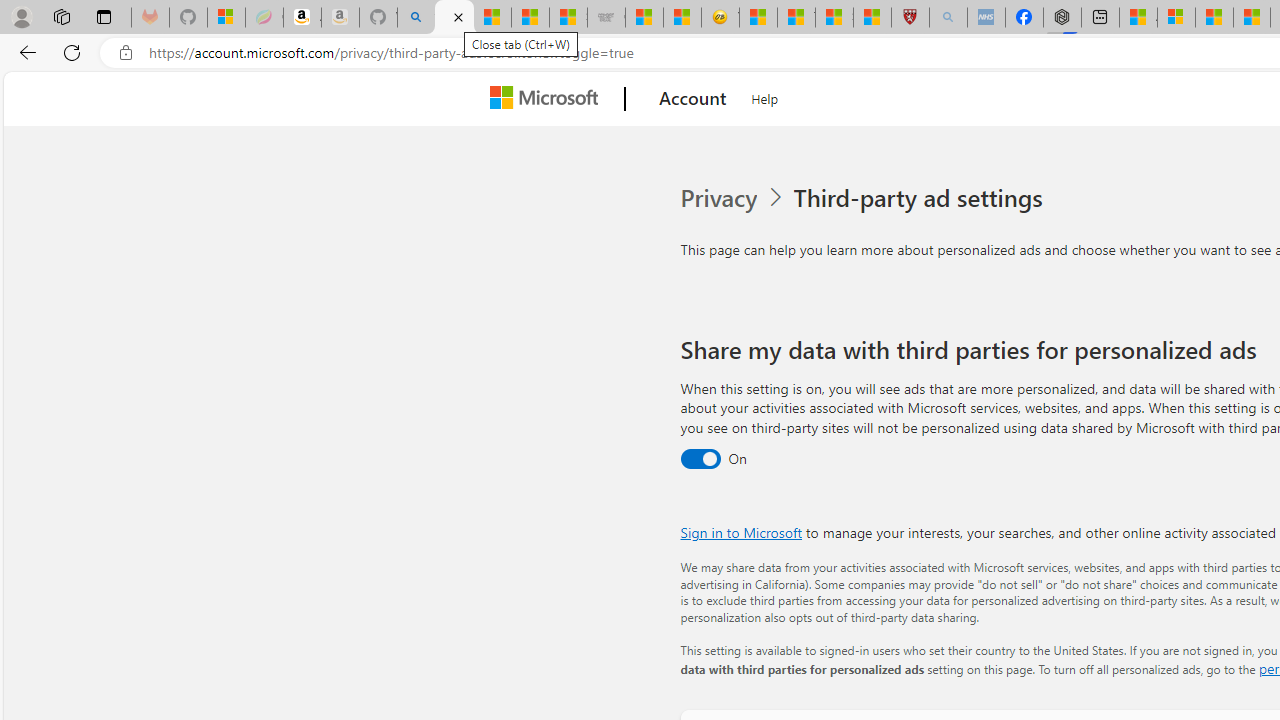  What do you see at coordinates (757, 17) in the screenshot?
I see `'Recipes - MSN'` at bounding box center [757, 17].